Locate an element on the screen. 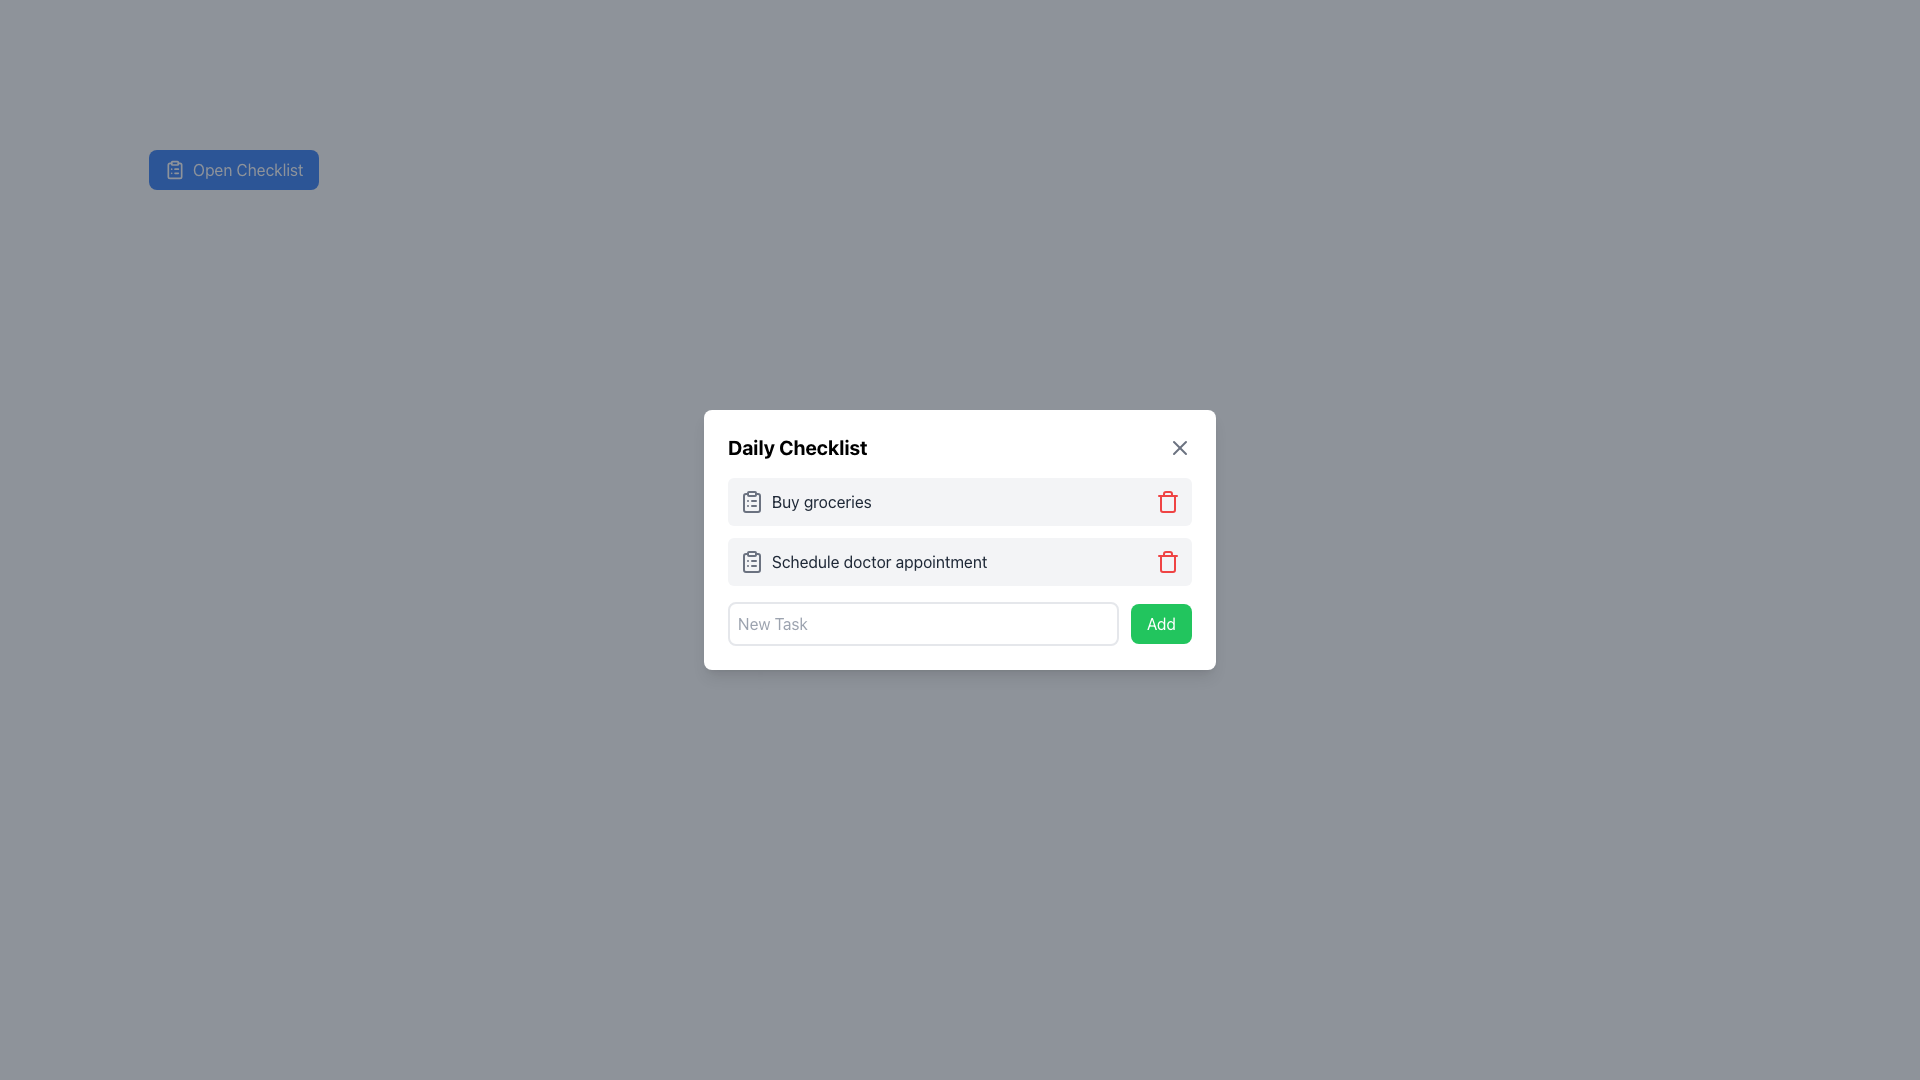 This screenshot has height=1080, width=1920. the second task entry in the checklist to access further options for editing or deleting the task is located at coordinates (960, 562).